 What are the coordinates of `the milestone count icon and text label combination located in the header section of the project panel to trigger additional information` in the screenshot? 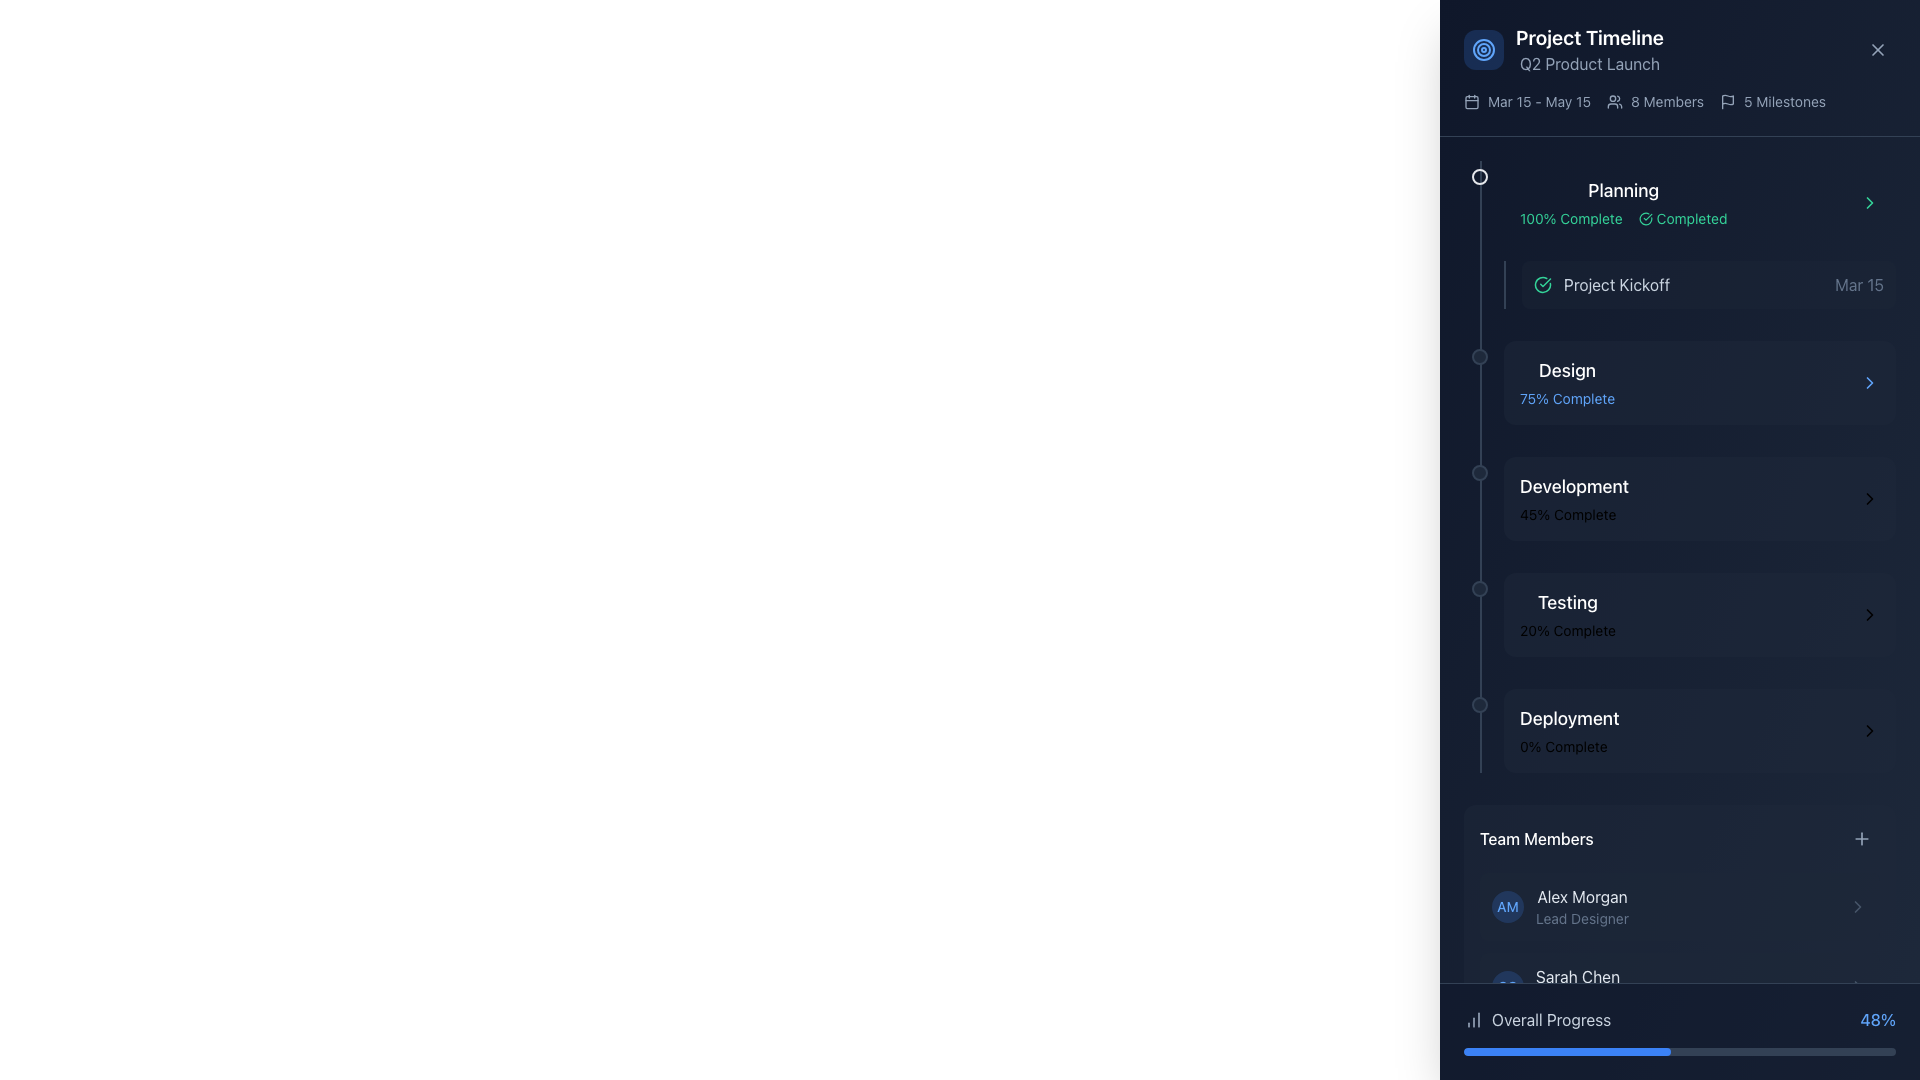 It's located at (1773, 101).